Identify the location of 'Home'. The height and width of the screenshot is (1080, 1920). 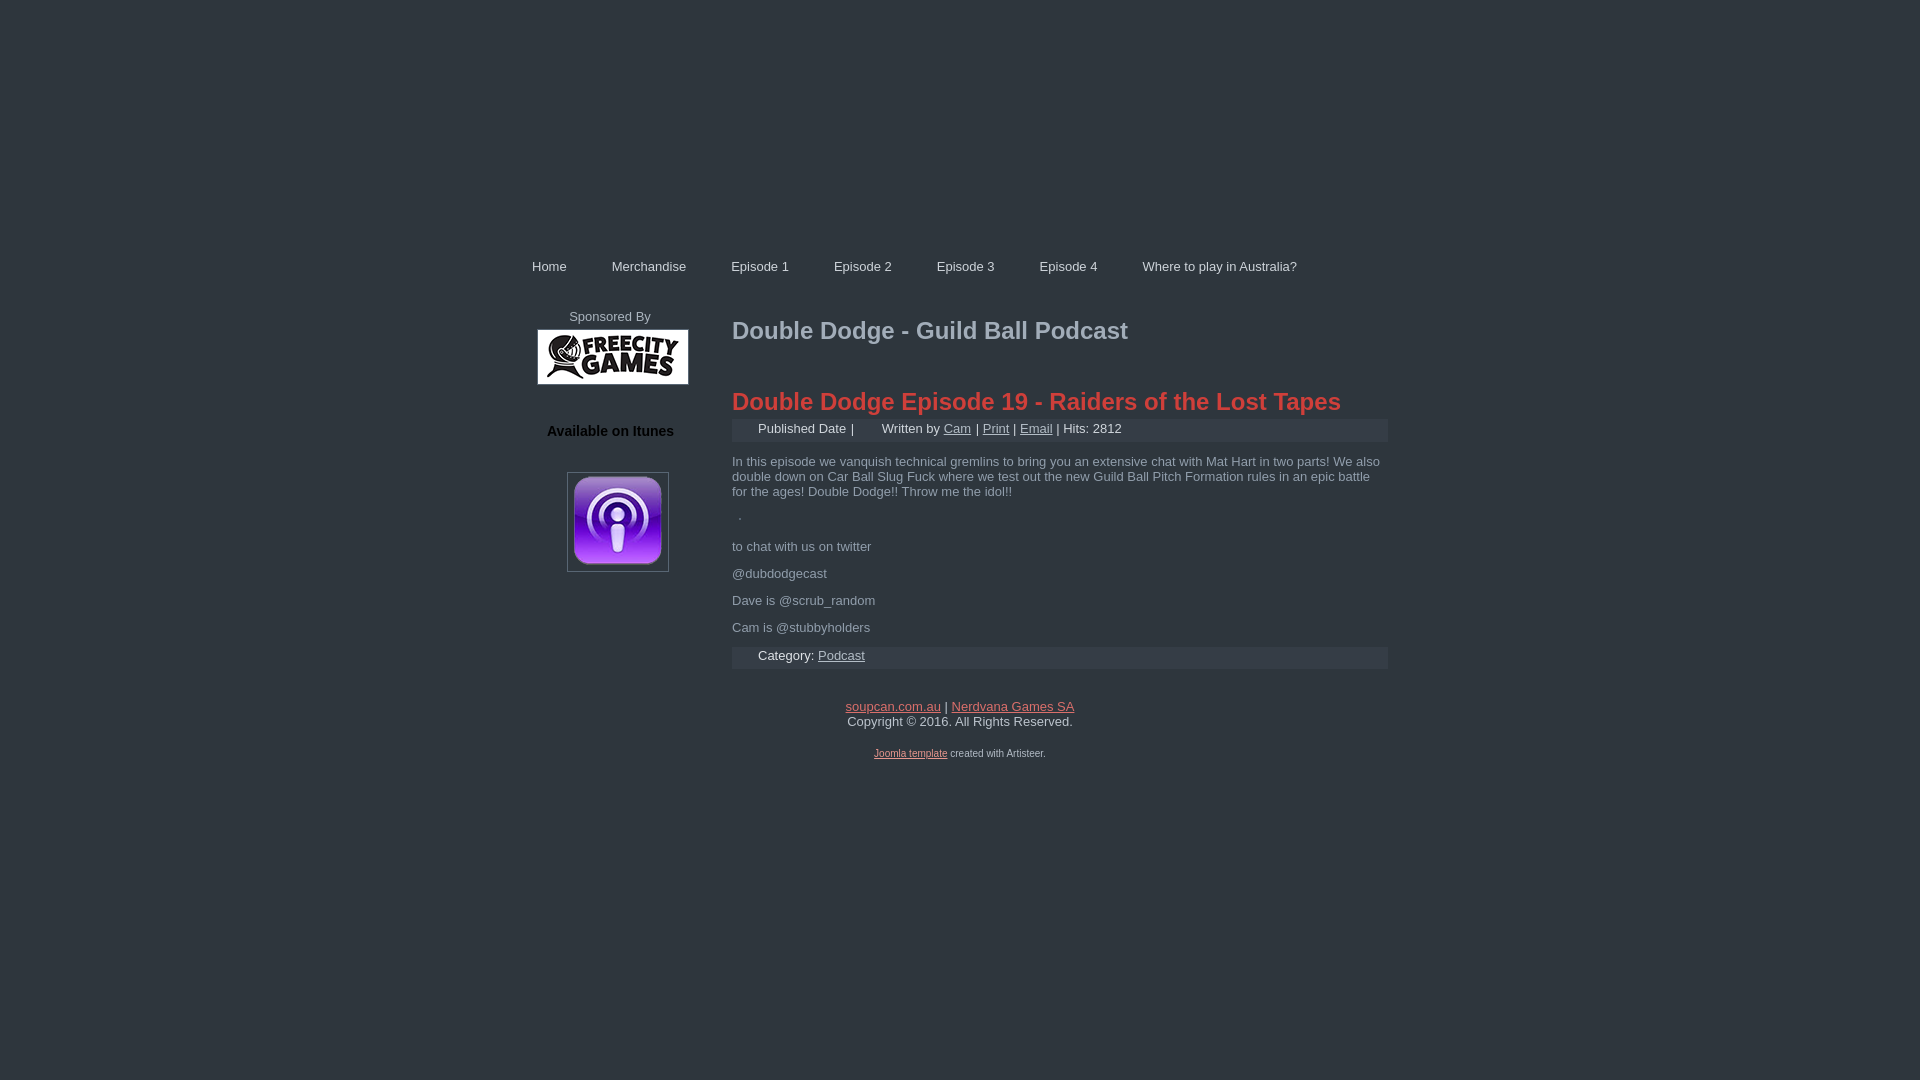
(549, 265).